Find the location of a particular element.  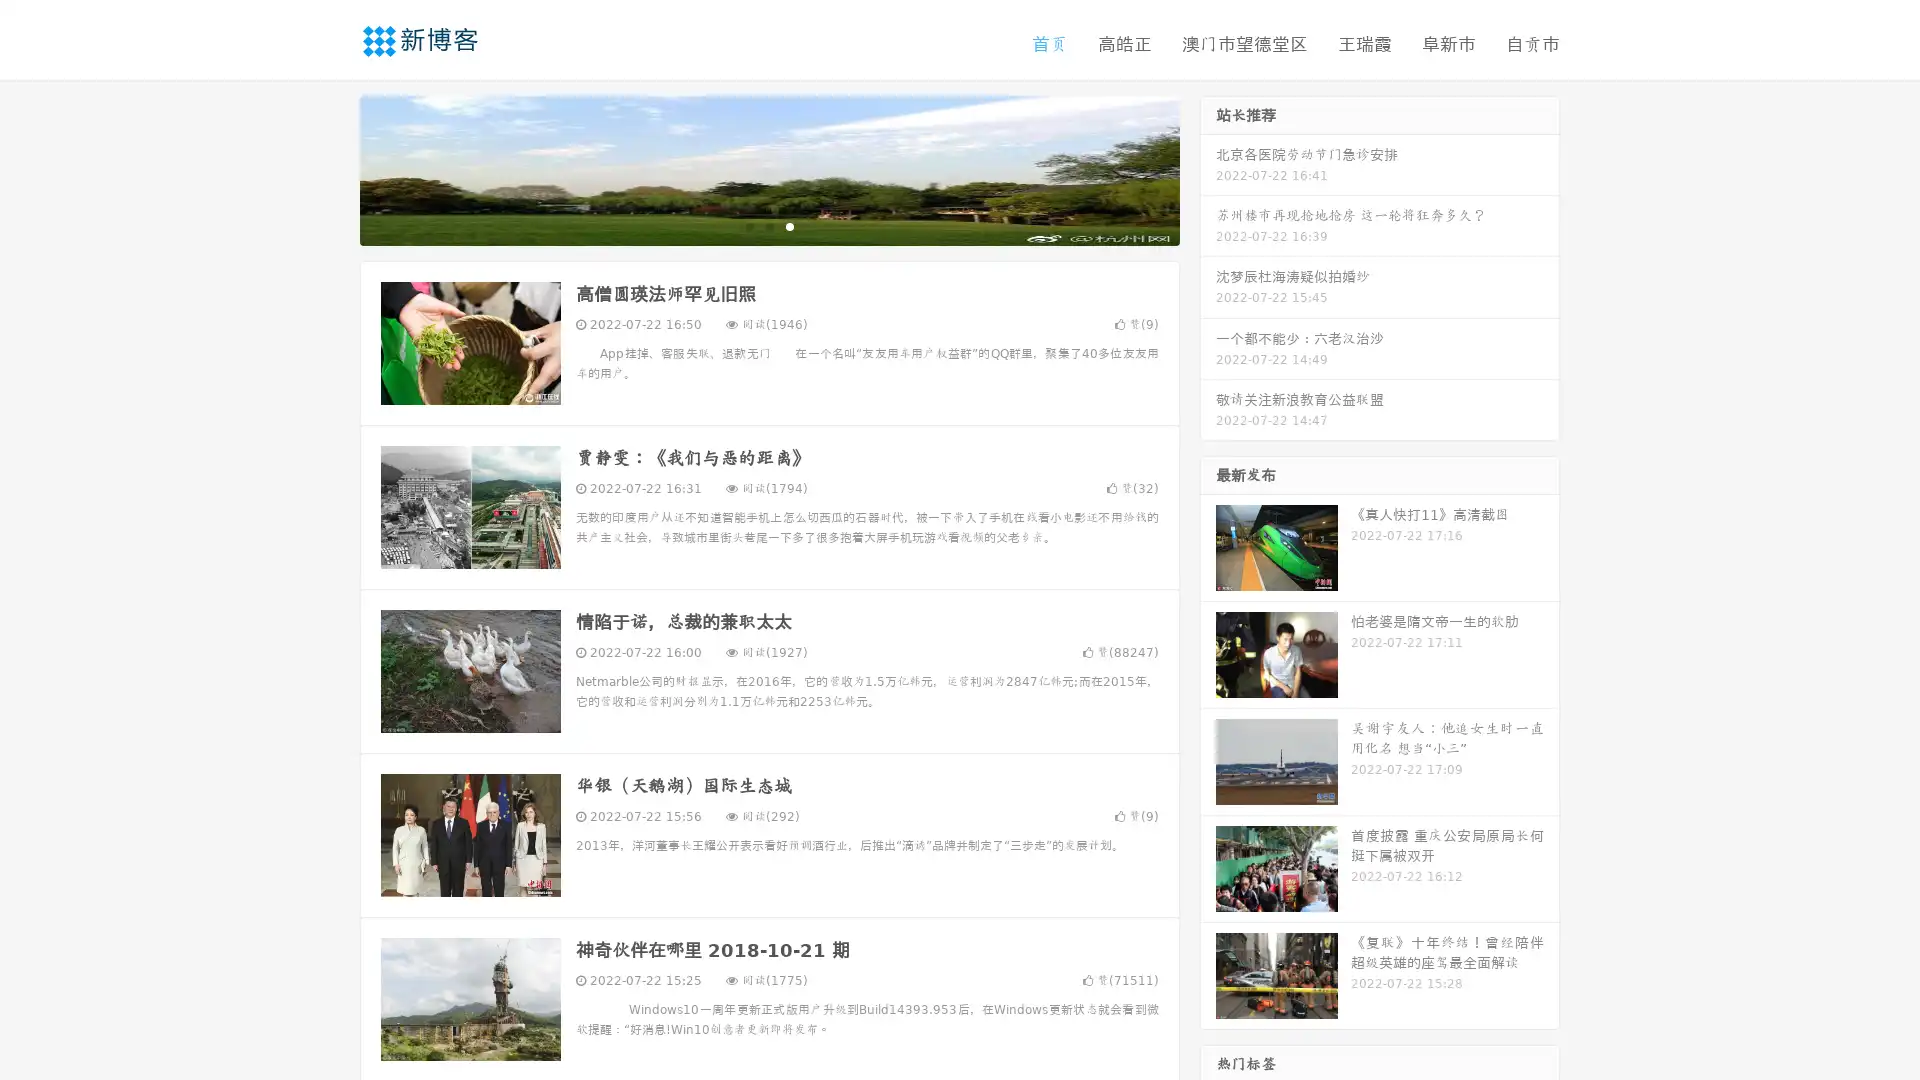

Previous slide is located at coordinates (330, 168).